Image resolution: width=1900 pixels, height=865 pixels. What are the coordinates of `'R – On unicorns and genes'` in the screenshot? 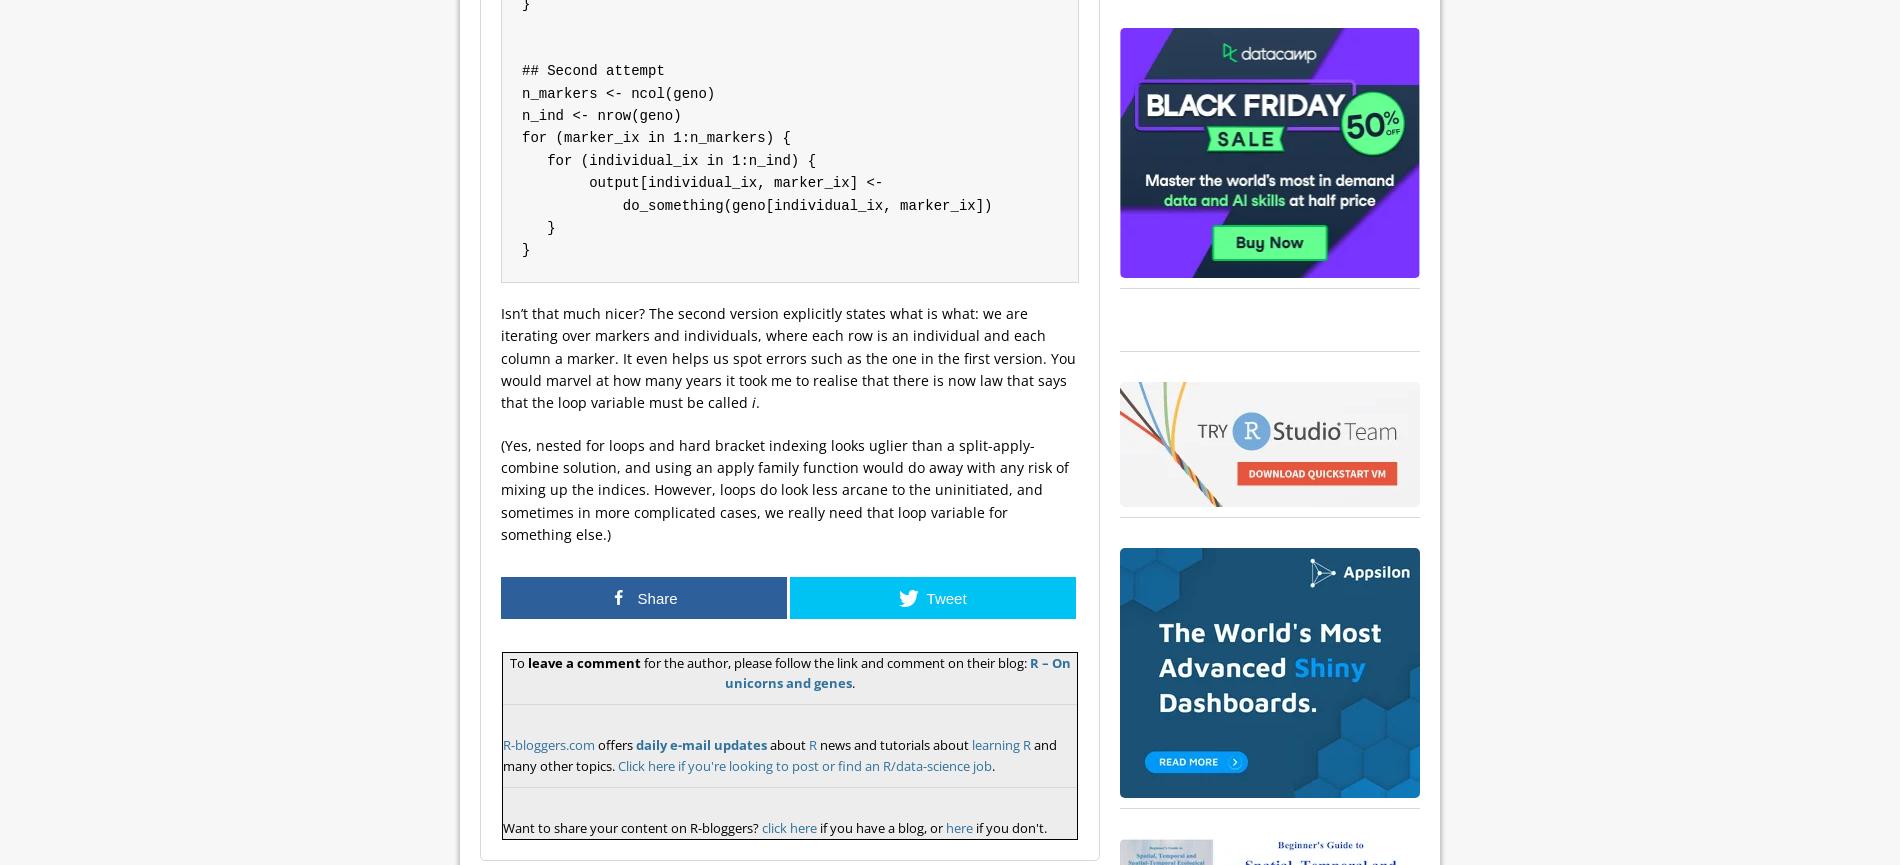 It's located at (896, 672).